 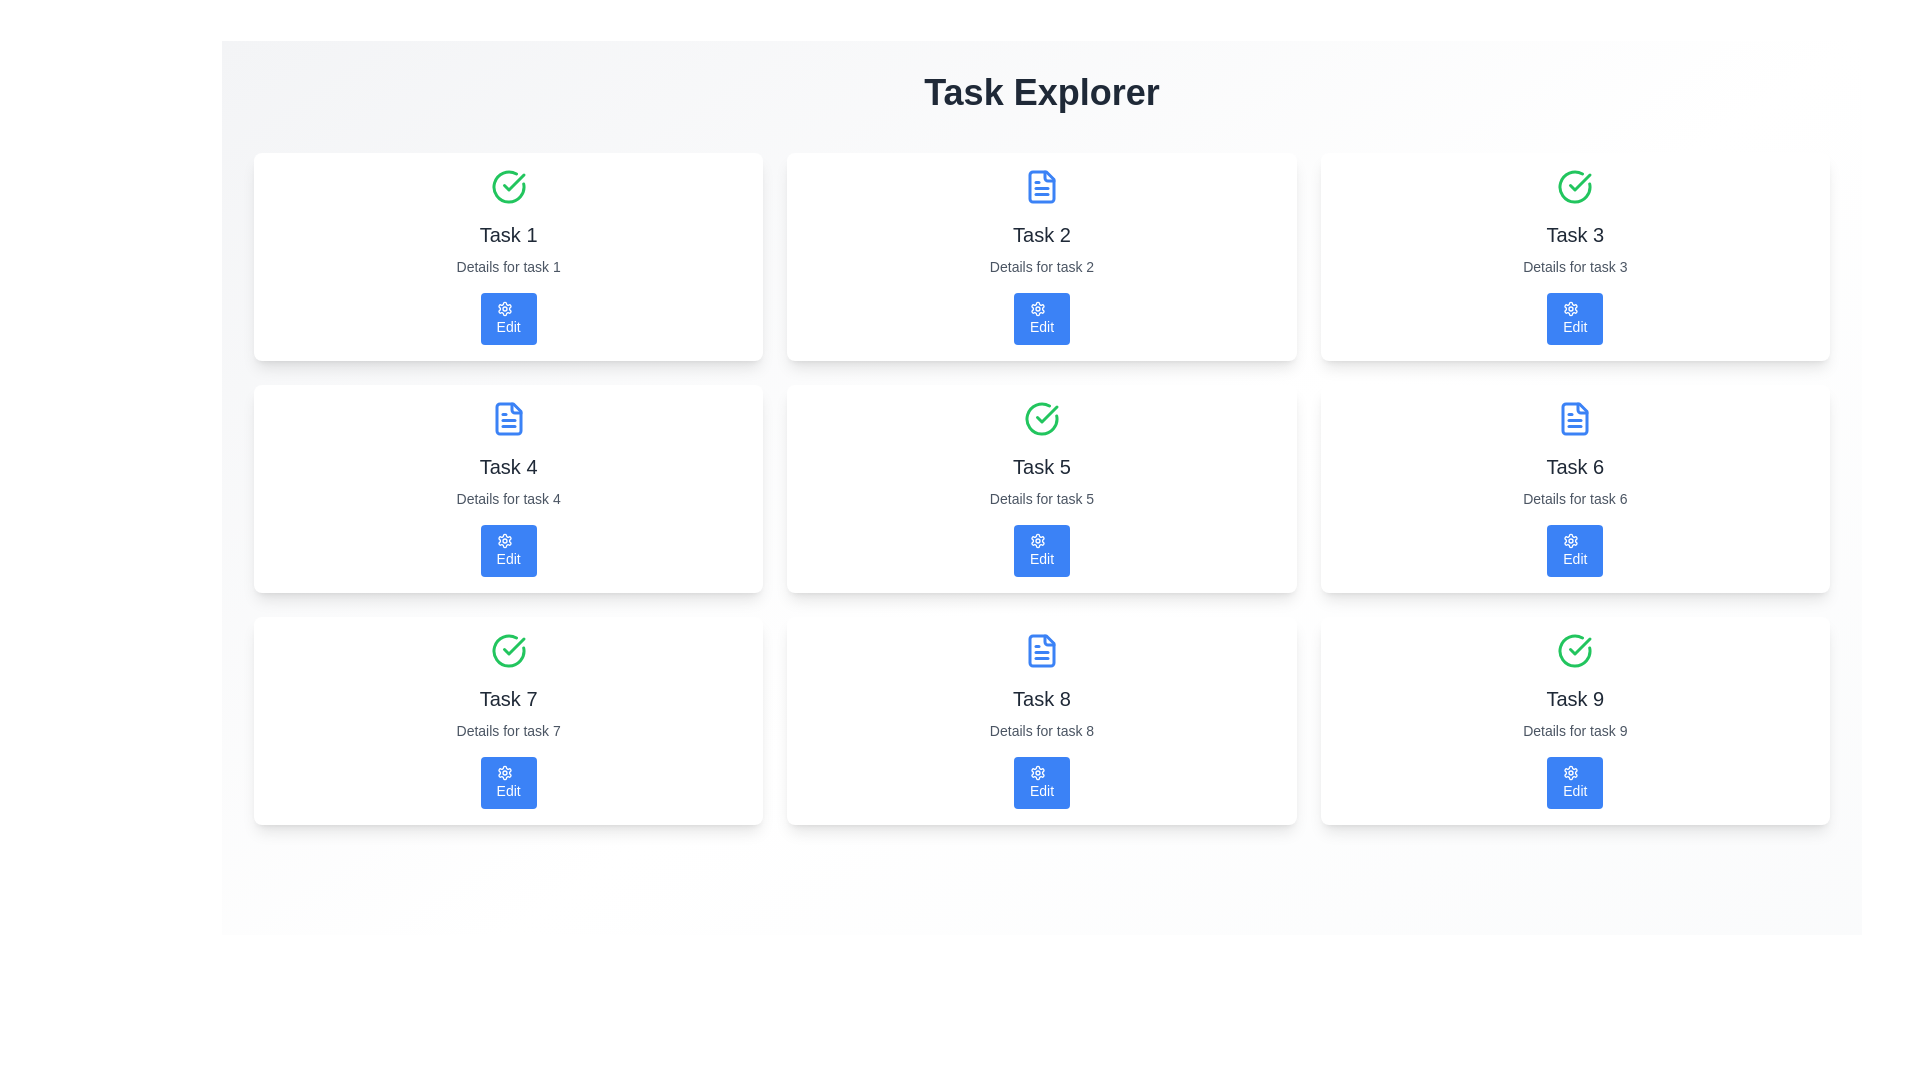 What do you see at coordinates (513, 182) in the screenshot?
I see `attributes of the green check-like icon located in the top left corner of the task card labeled 'Task 1'` at bounding box center [513, 182].